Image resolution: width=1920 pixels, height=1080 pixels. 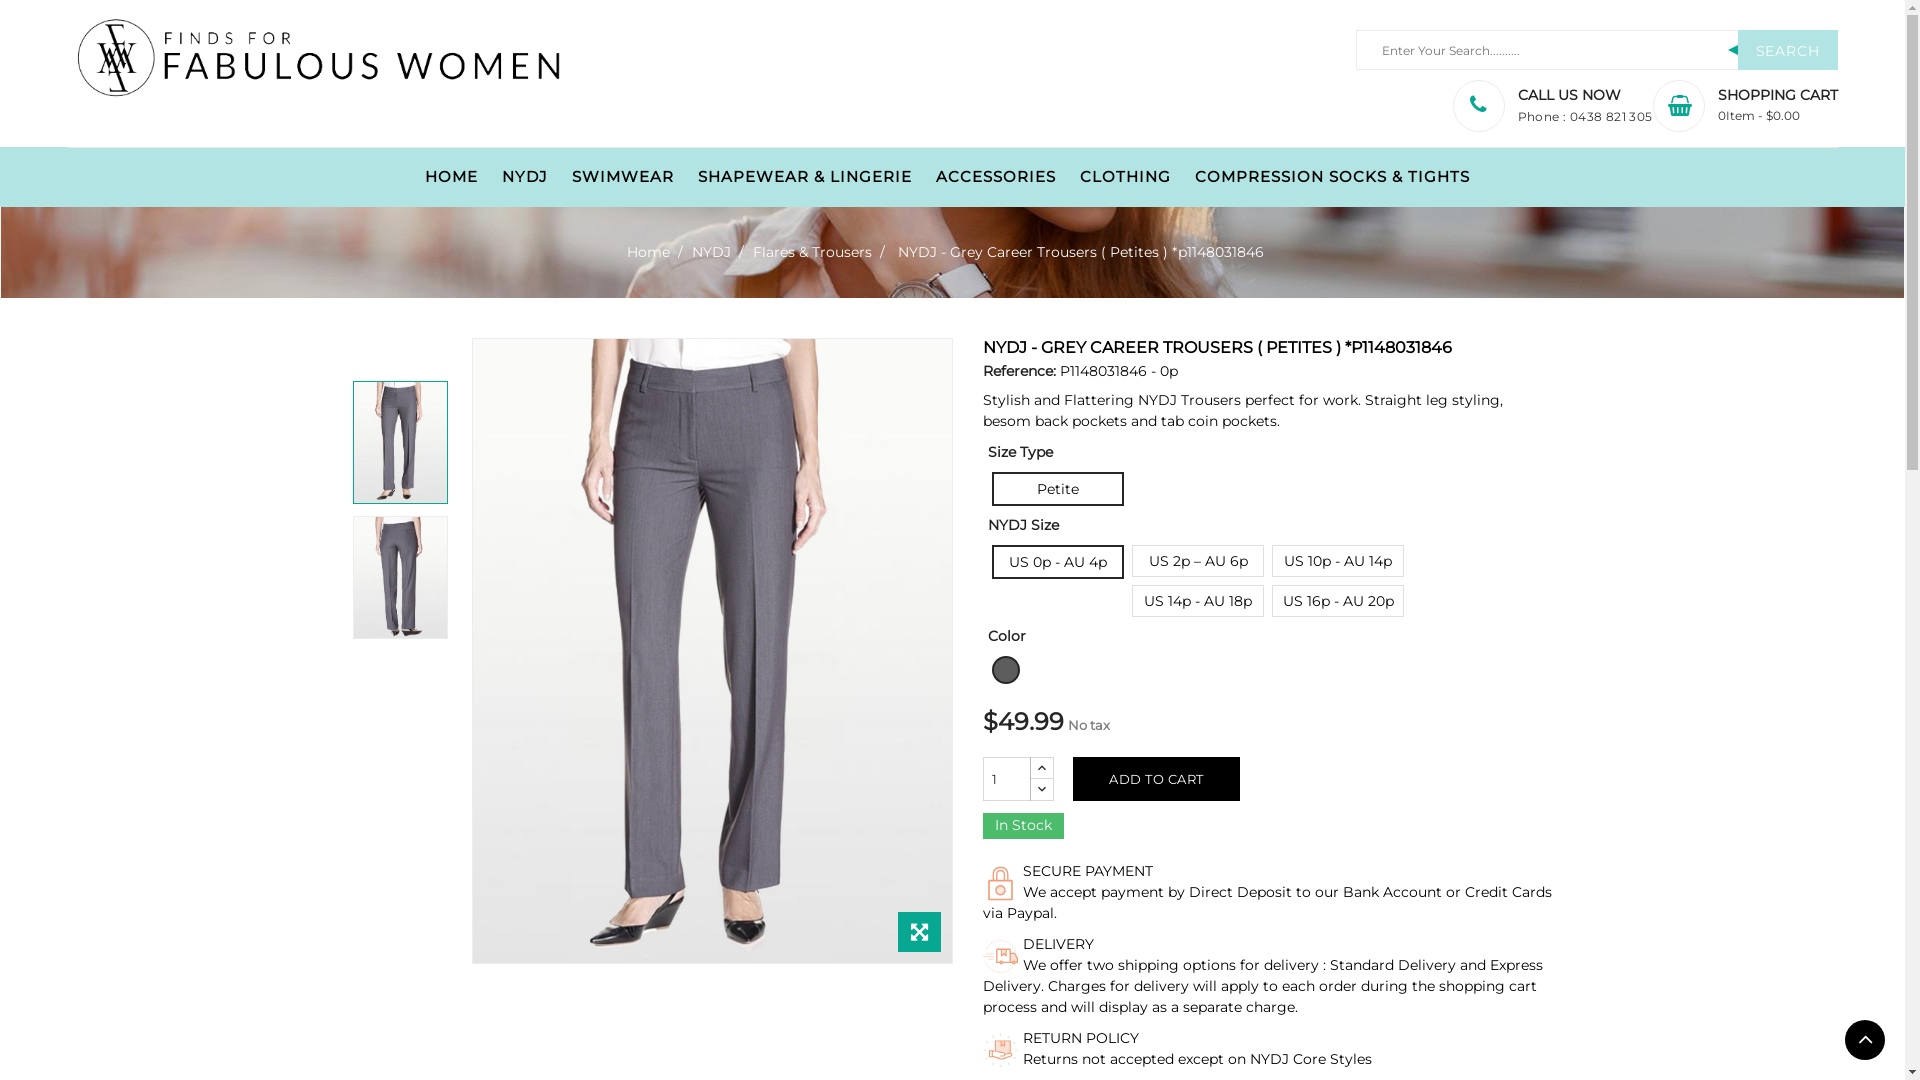 What do you see at coordinates (996, 176) in the screenshot?
I see `'ACCESSORIES'` at bounding box center [996, 176].